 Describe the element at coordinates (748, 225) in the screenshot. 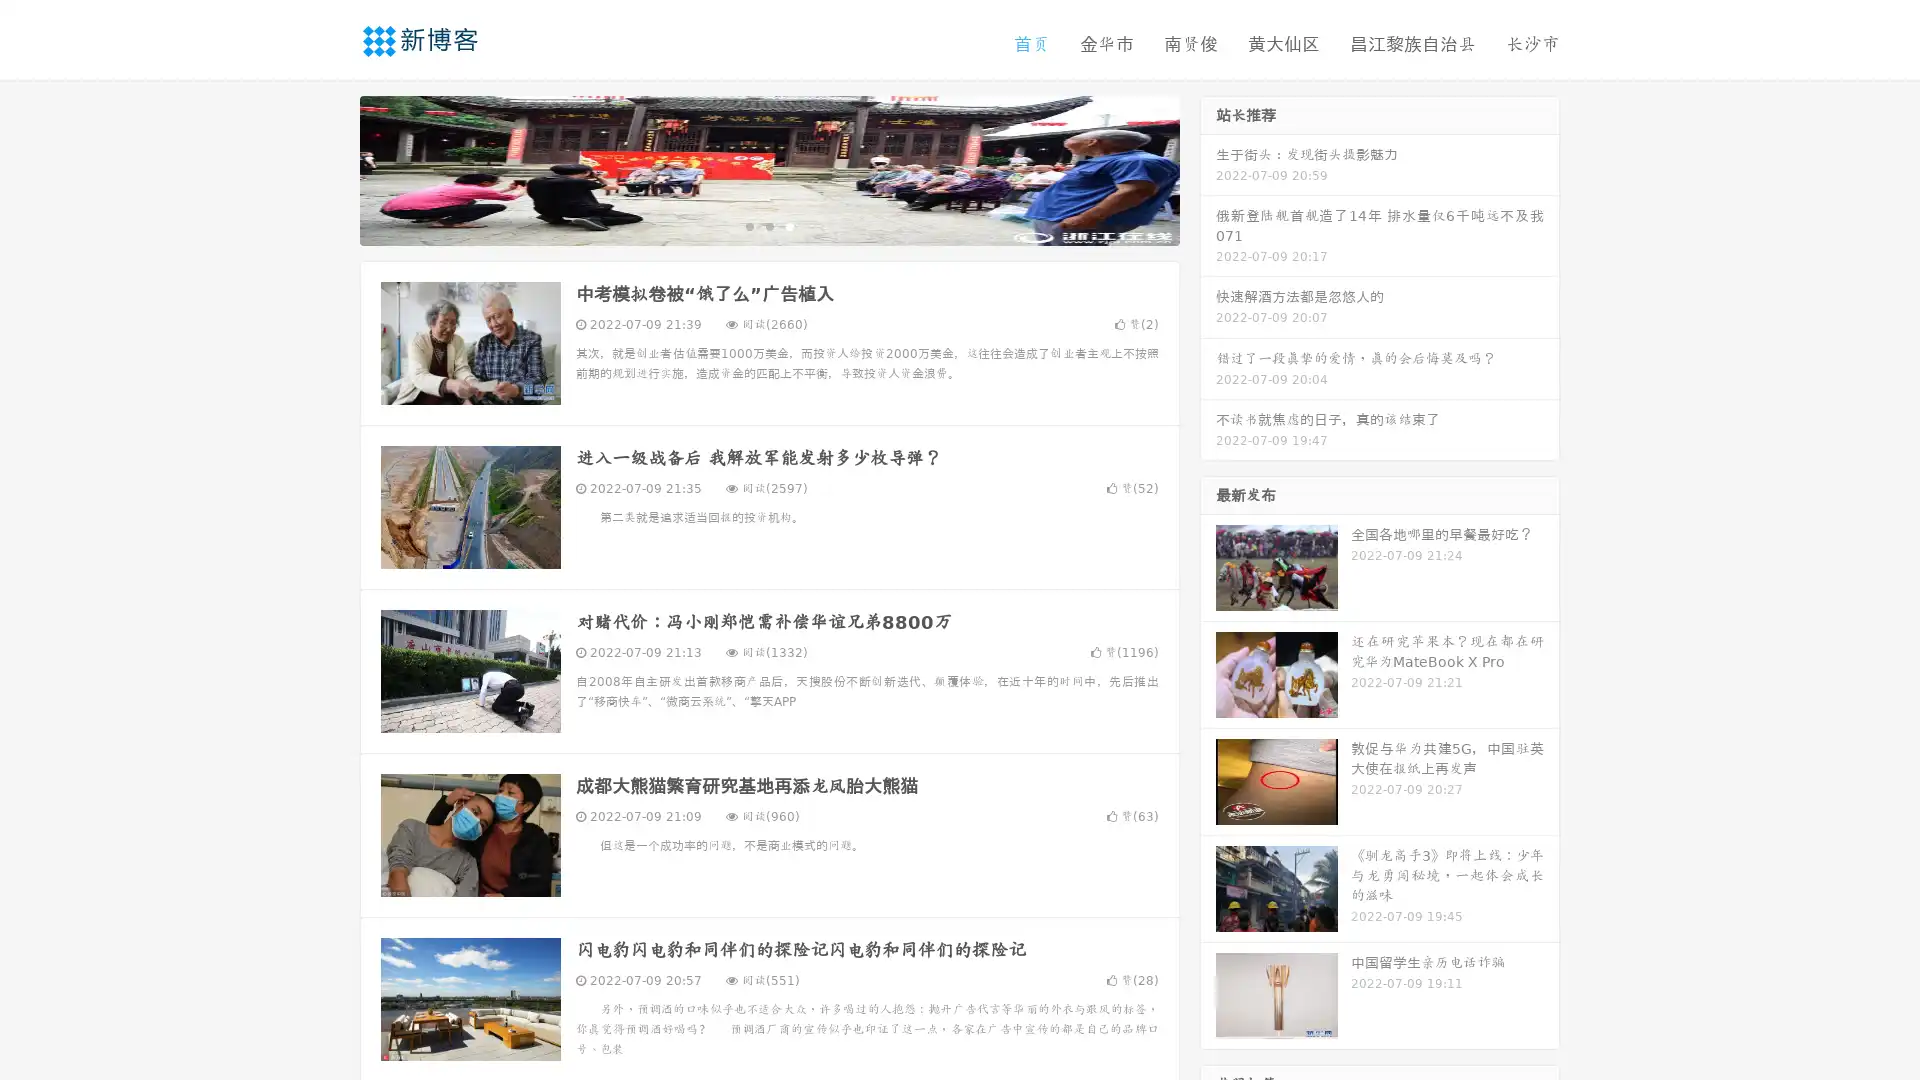

I see `Go to slide 1` at that location.